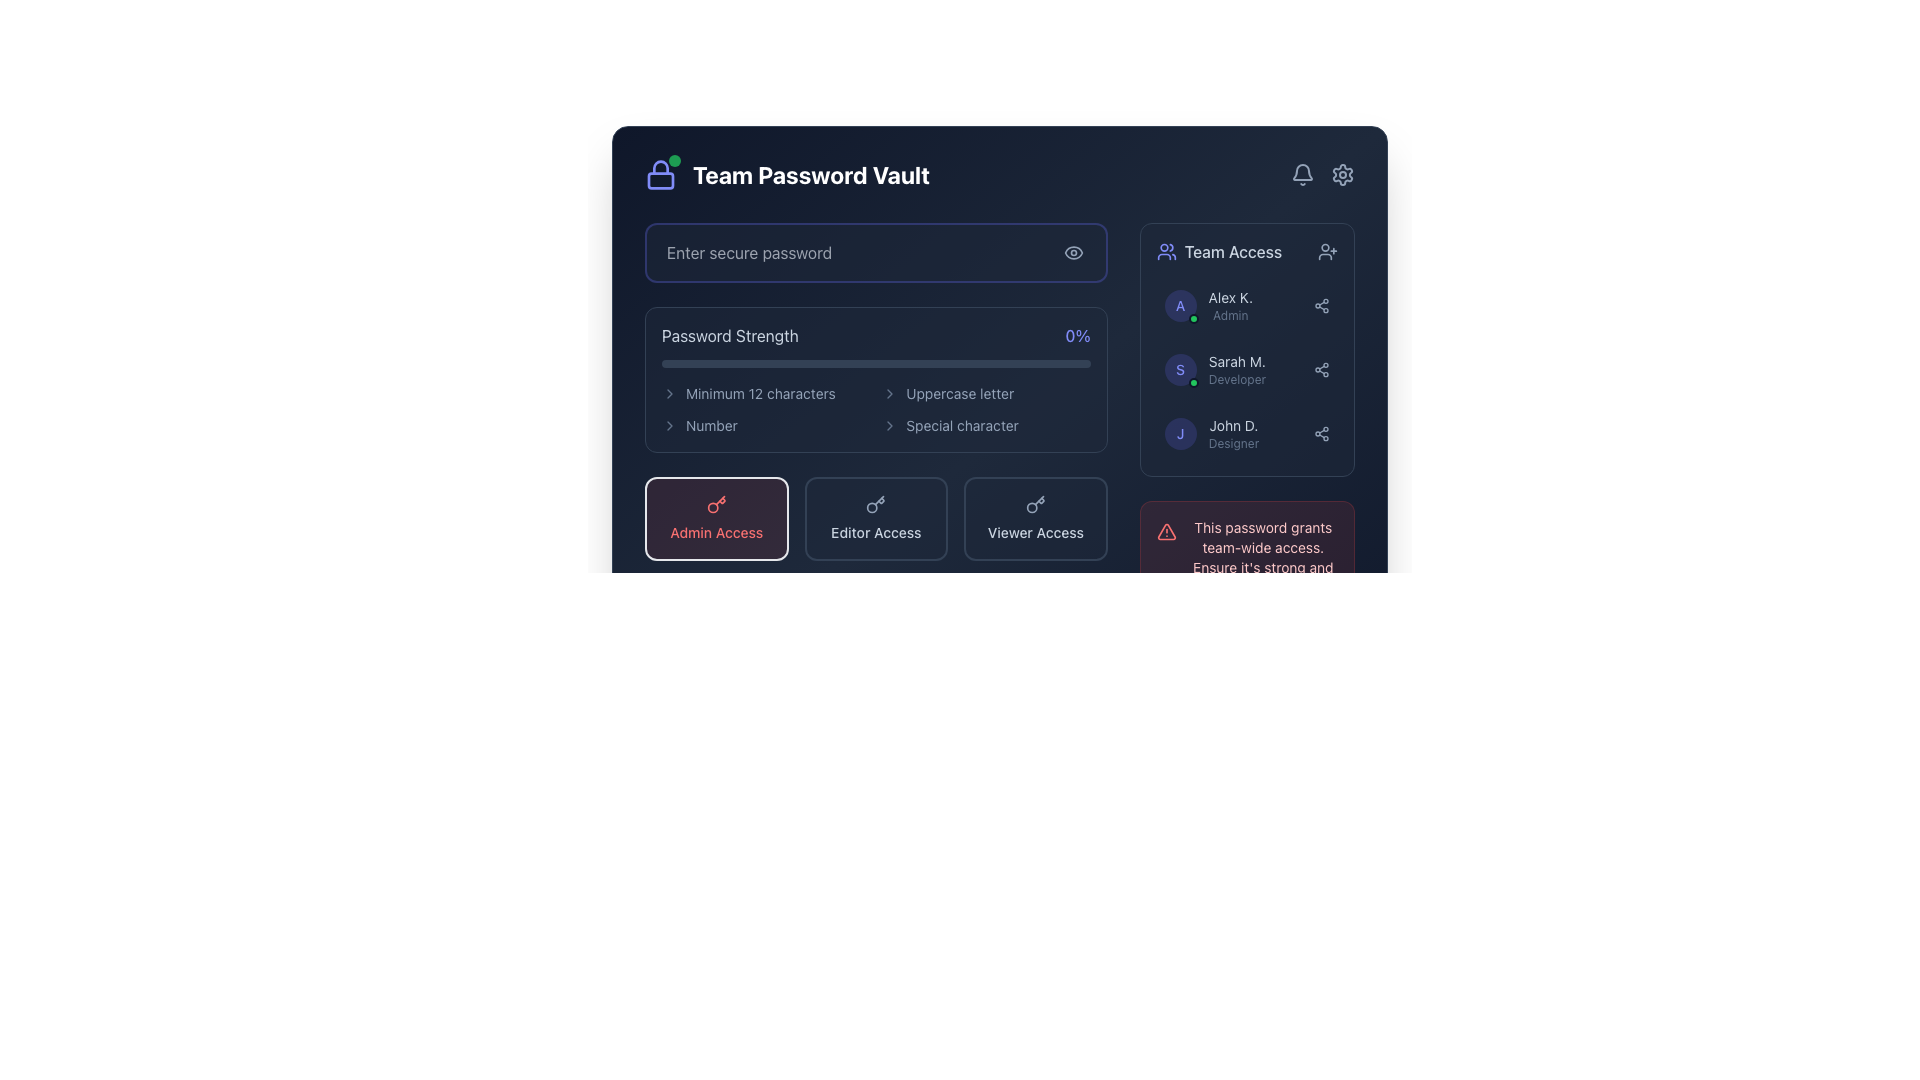 This screenshot has height=1080, width=1920. Describe the element at coordinates (889, 424) in the screenshot. I see `the right-pointing chevron icon with a thin gray outline located to the immediate left of the text 'Special character' in the Password Strength section` at that location.